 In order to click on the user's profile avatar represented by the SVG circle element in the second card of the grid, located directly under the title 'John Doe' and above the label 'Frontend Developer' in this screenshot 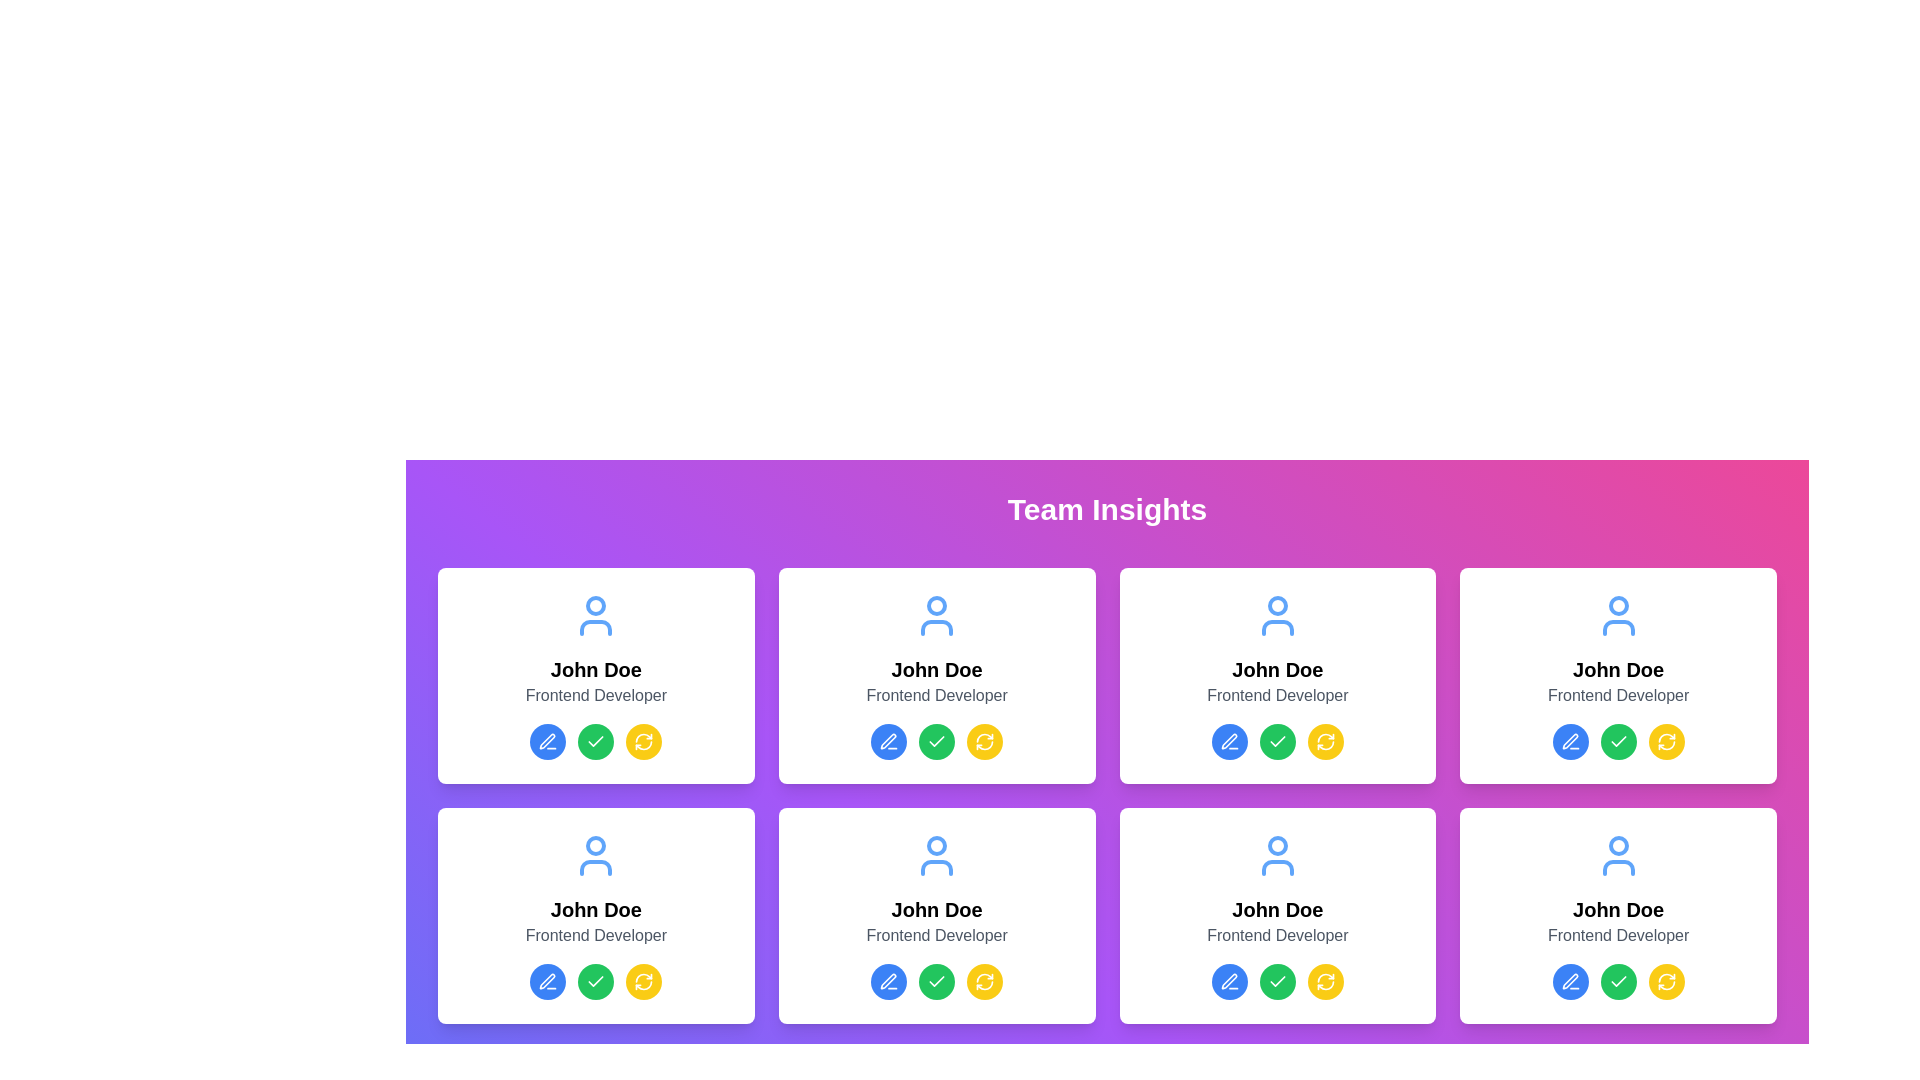, I will do `click(1276, 604)`.